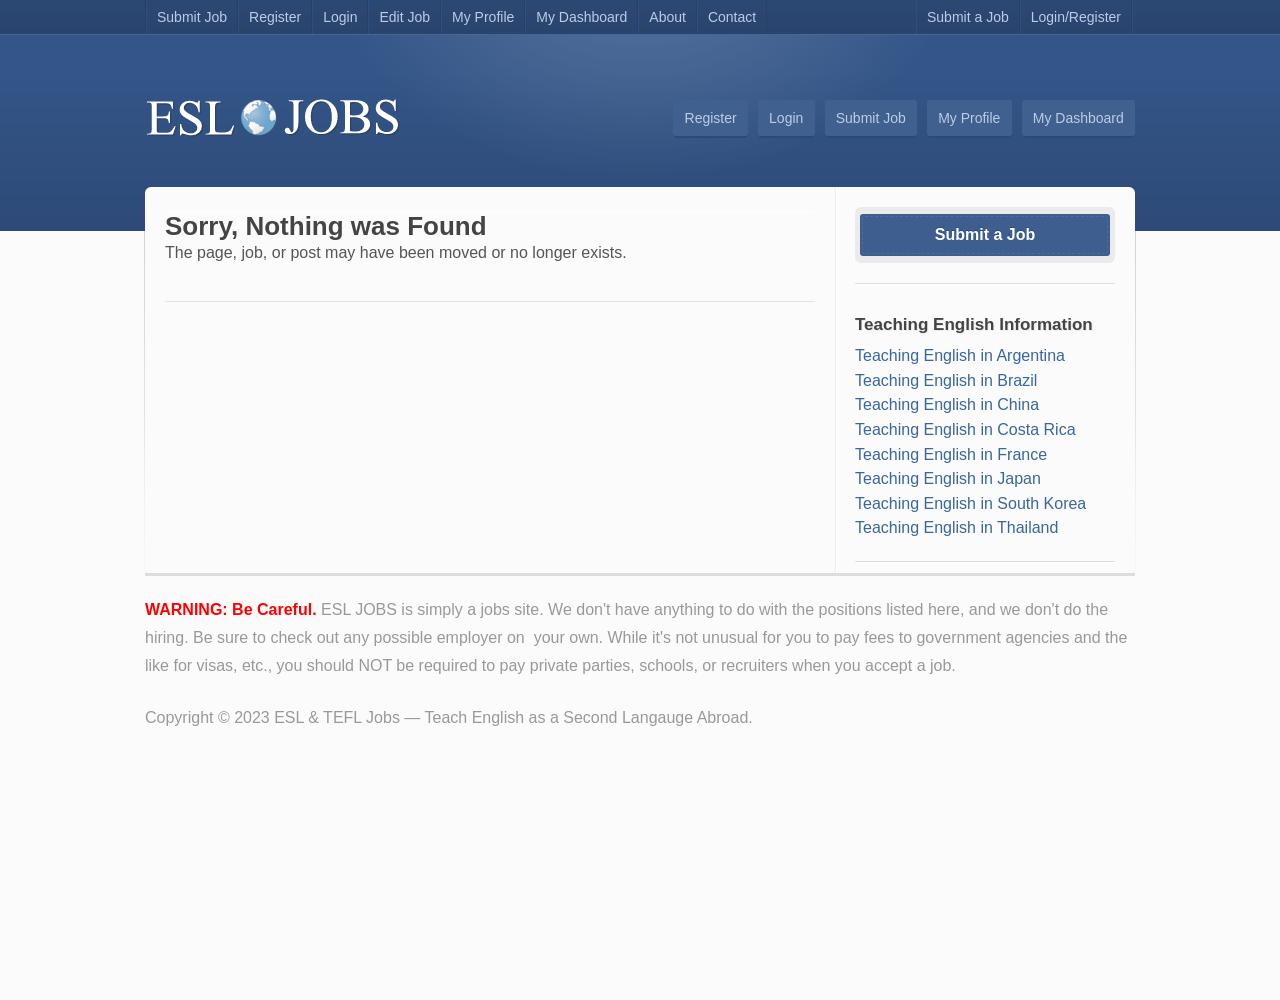 The height and width of the screenshot is (1000, 1280). I want to click on 'Teaching English in Brazil', so click(945, 379).